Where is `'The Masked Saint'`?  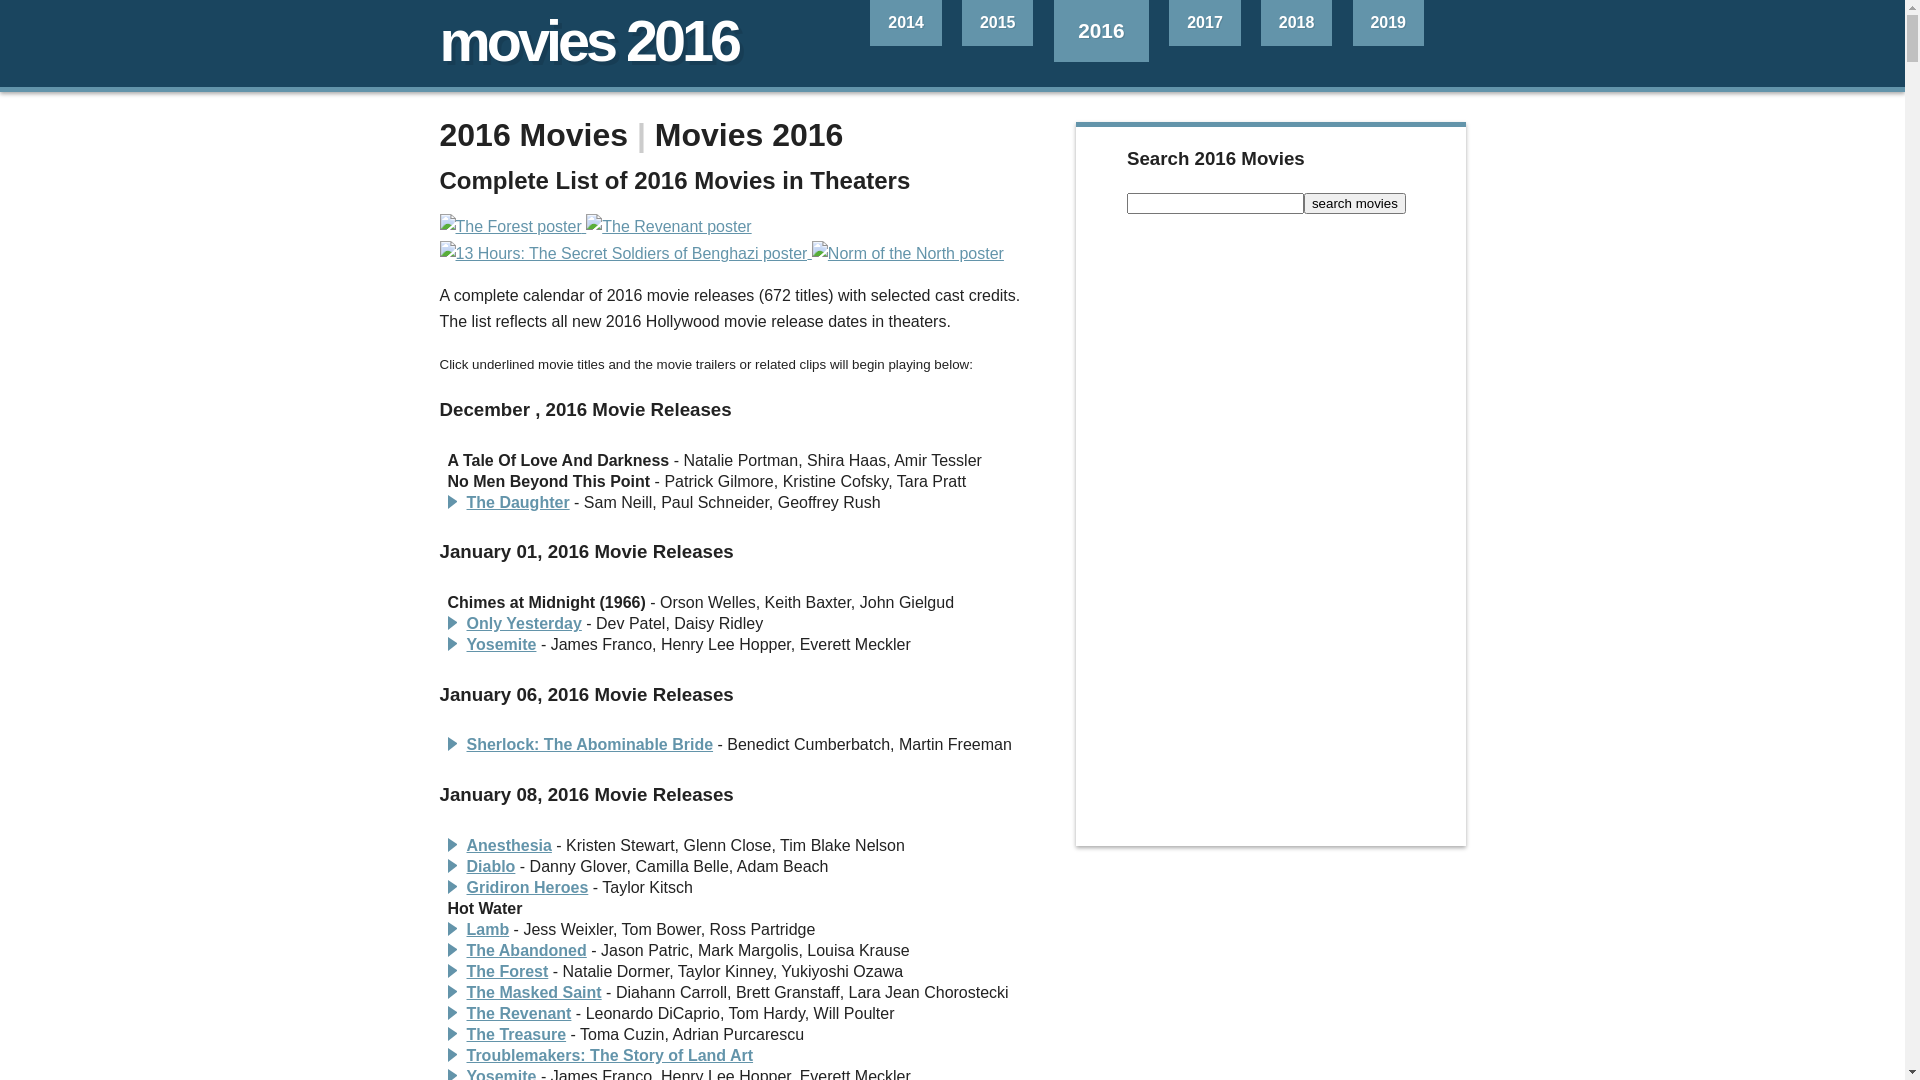
'The Masked Saint' is located at coordinates (533, 992).